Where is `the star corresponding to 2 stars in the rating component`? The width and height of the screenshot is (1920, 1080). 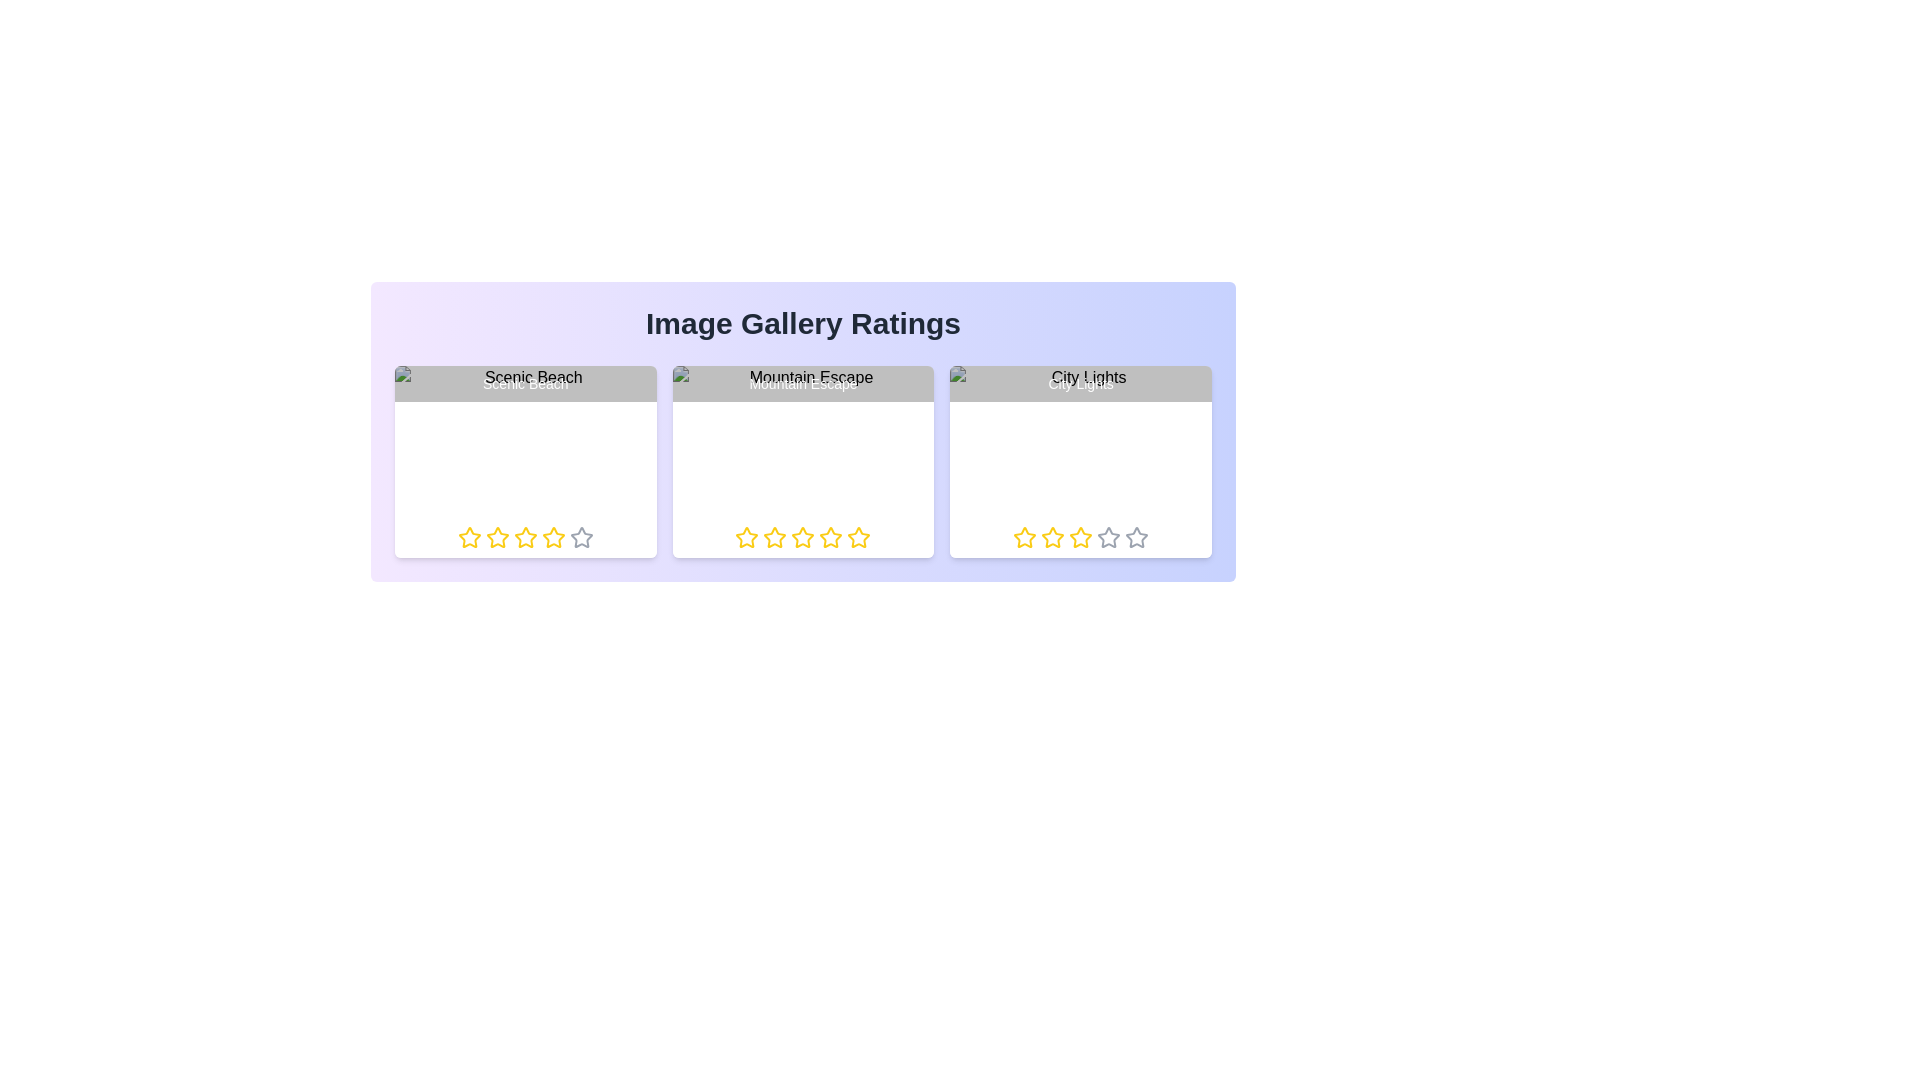
the star corresponding to 2 stars in the rating component is located at coordinates (497, 536).